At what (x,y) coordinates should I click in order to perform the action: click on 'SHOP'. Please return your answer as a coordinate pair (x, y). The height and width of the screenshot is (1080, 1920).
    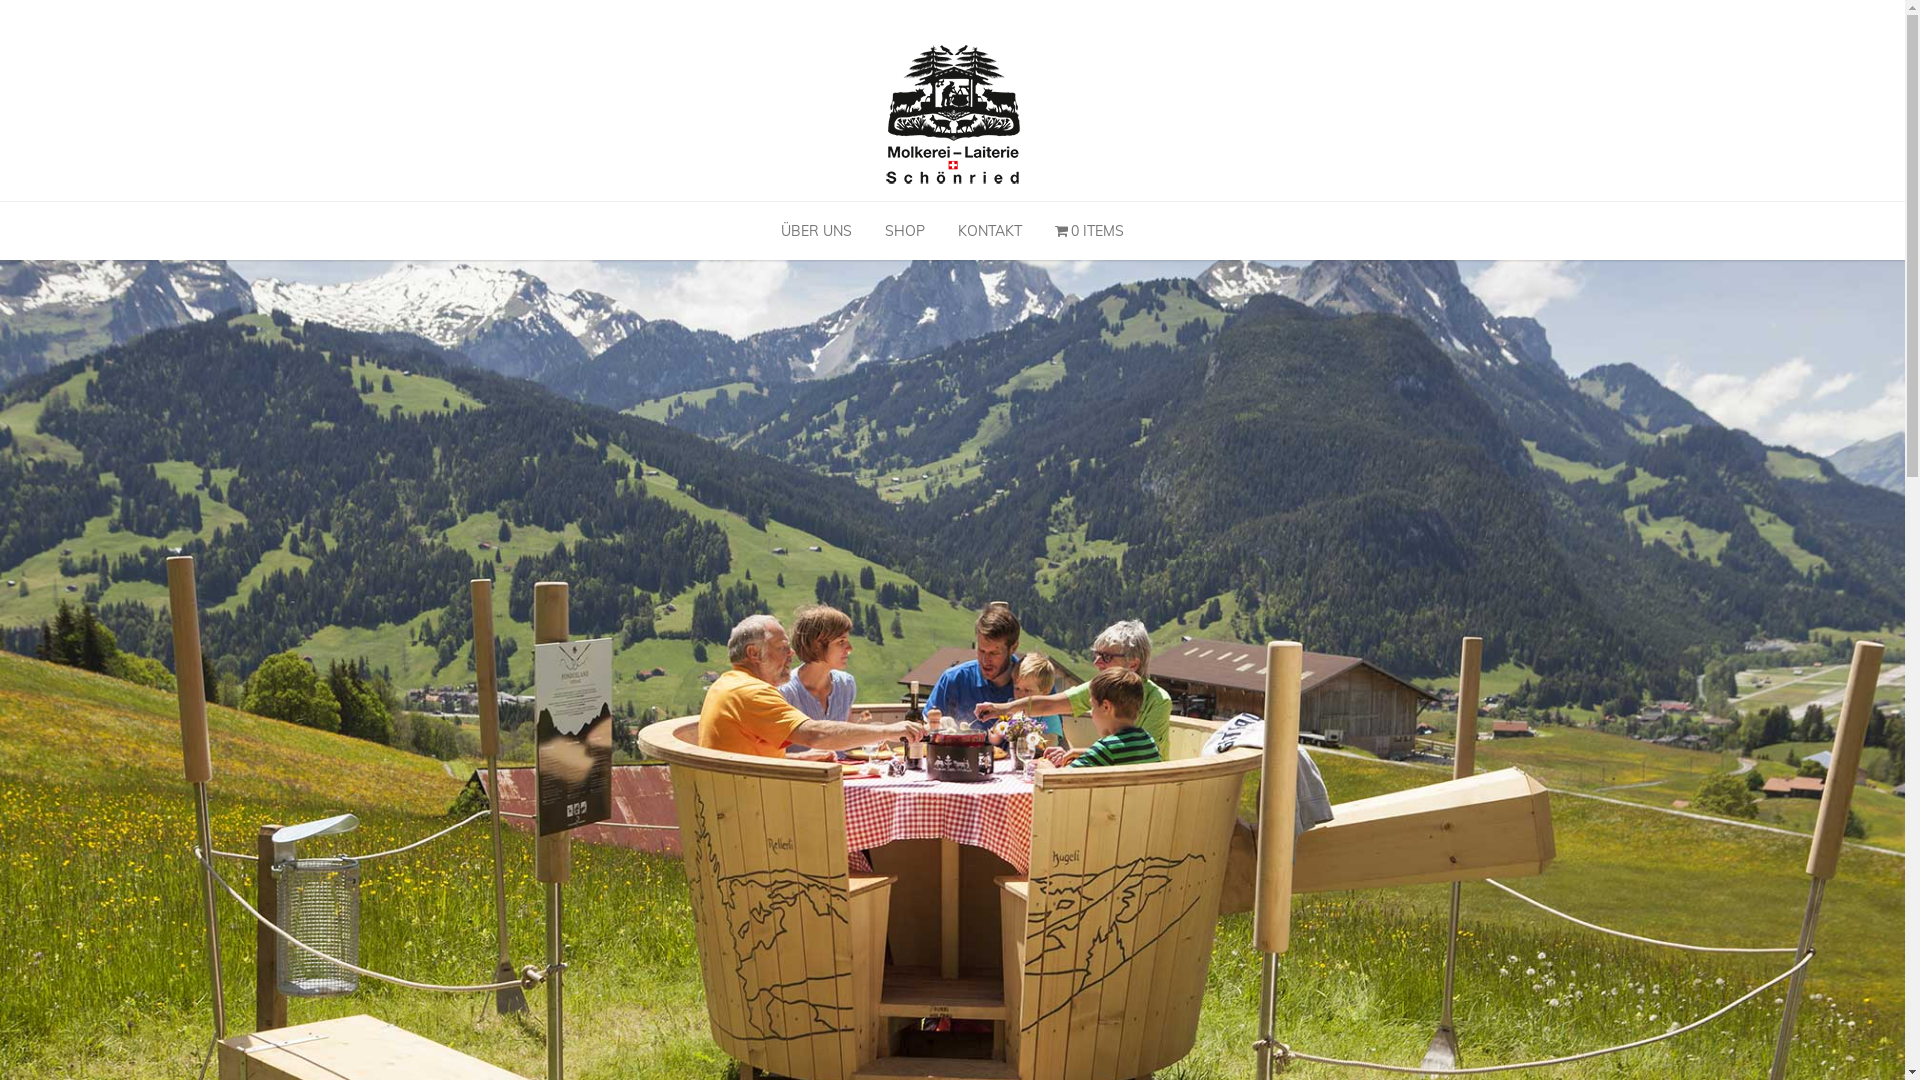
    Looking at the image, I should click on (904, 230).